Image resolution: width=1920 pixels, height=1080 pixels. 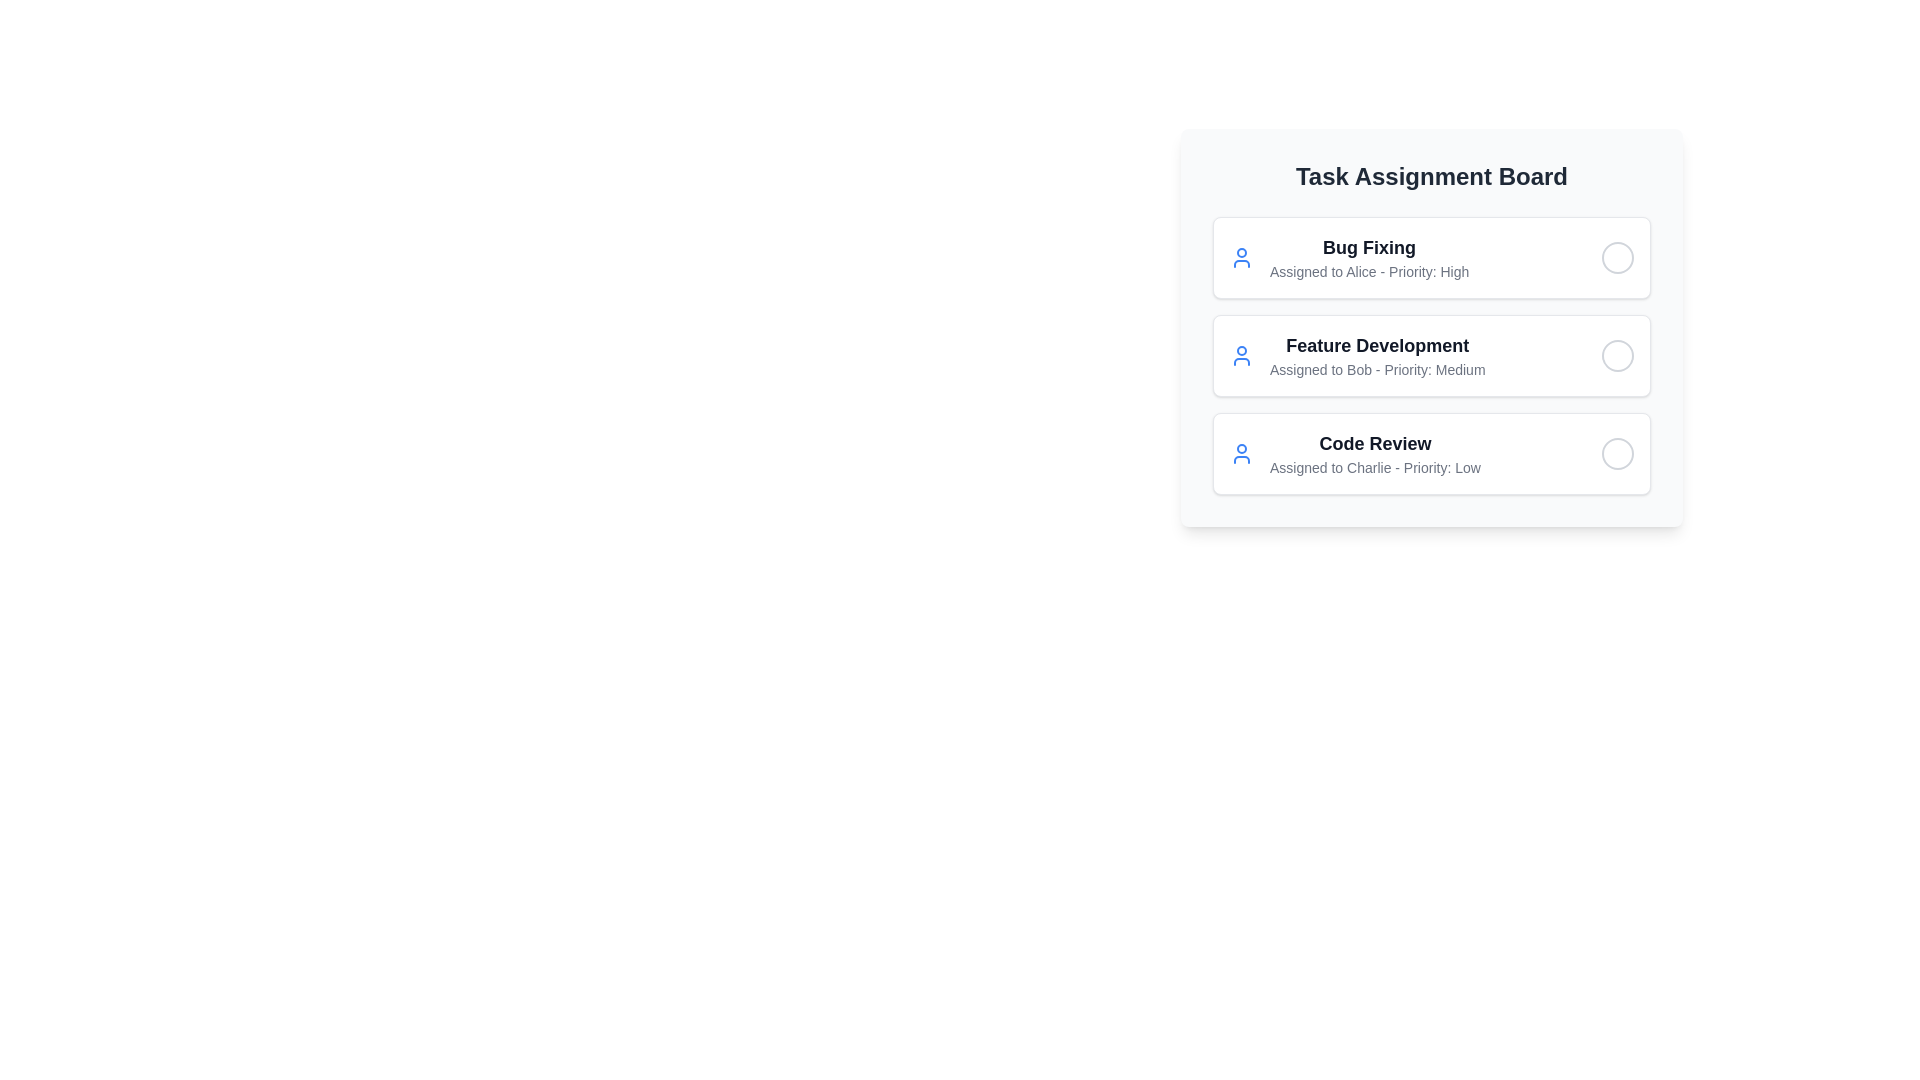 I want to click on the user icon representing the assignee related to the task 'Feature Development' located to the left of the text 'Feature DevelopmentAssigned to Bob - Priority: Medium', so click(x=1241, y=354).